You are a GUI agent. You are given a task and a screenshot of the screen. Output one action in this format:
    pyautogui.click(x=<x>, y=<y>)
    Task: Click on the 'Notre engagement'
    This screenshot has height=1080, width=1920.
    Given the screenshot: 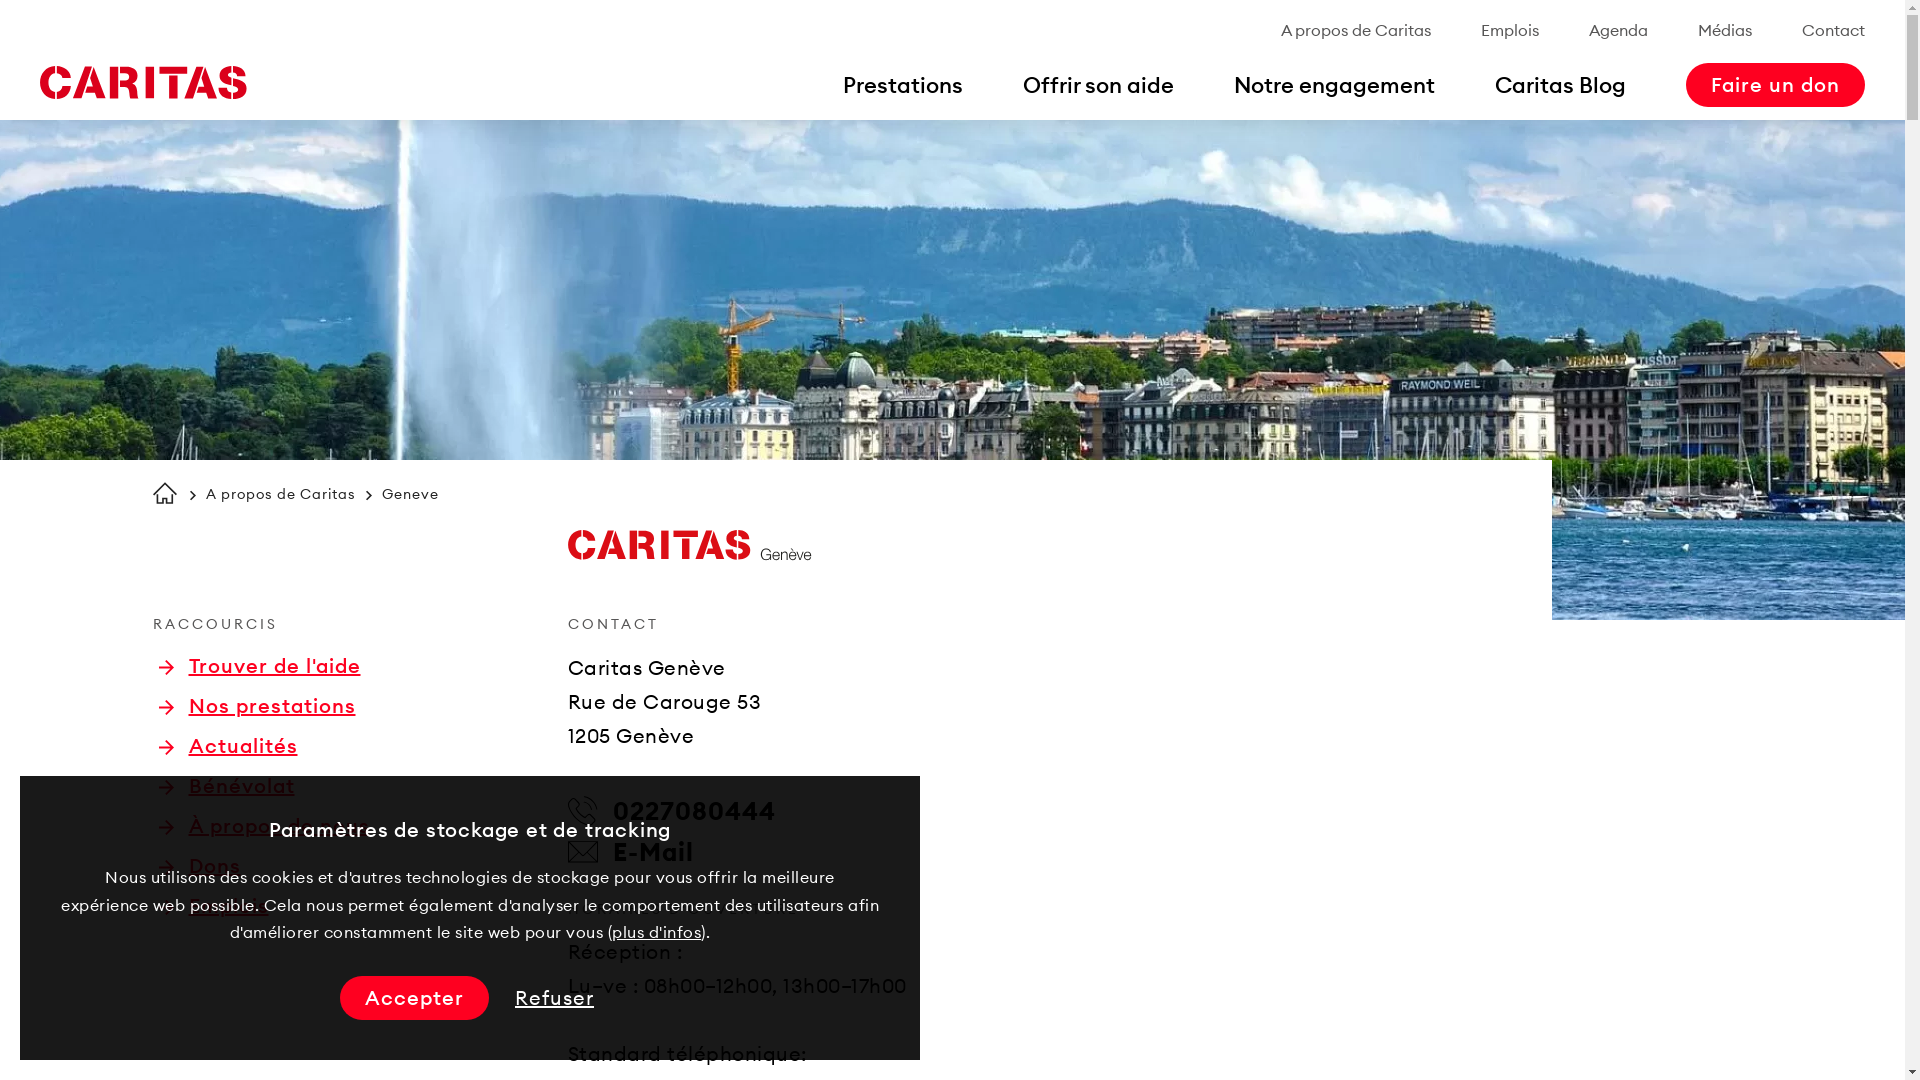 What is the action you would take?
    pyautogui.click(x=1232, y=83)
    